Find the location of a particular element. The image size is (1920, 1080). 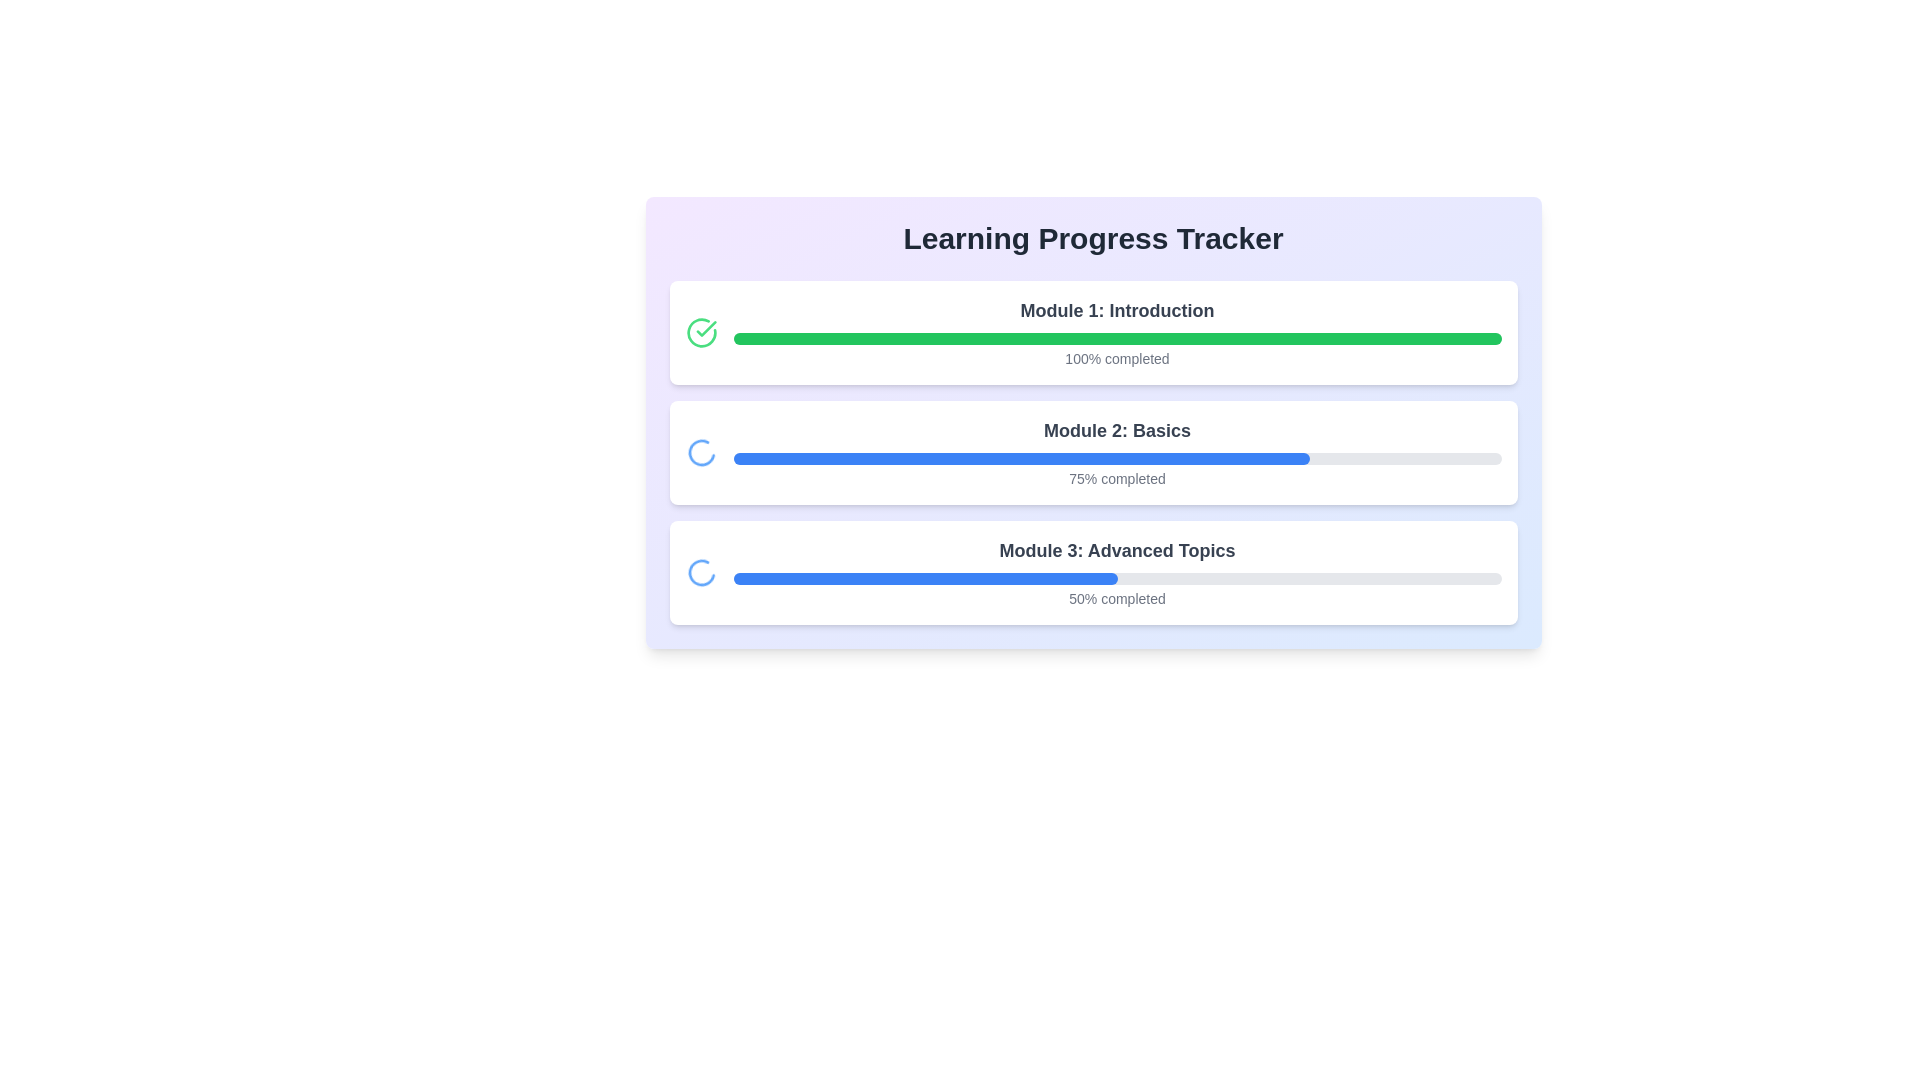

the module progress indicator displaying 'Module 2: Basics' to receive additional information is located at coordinates (1116, 452).